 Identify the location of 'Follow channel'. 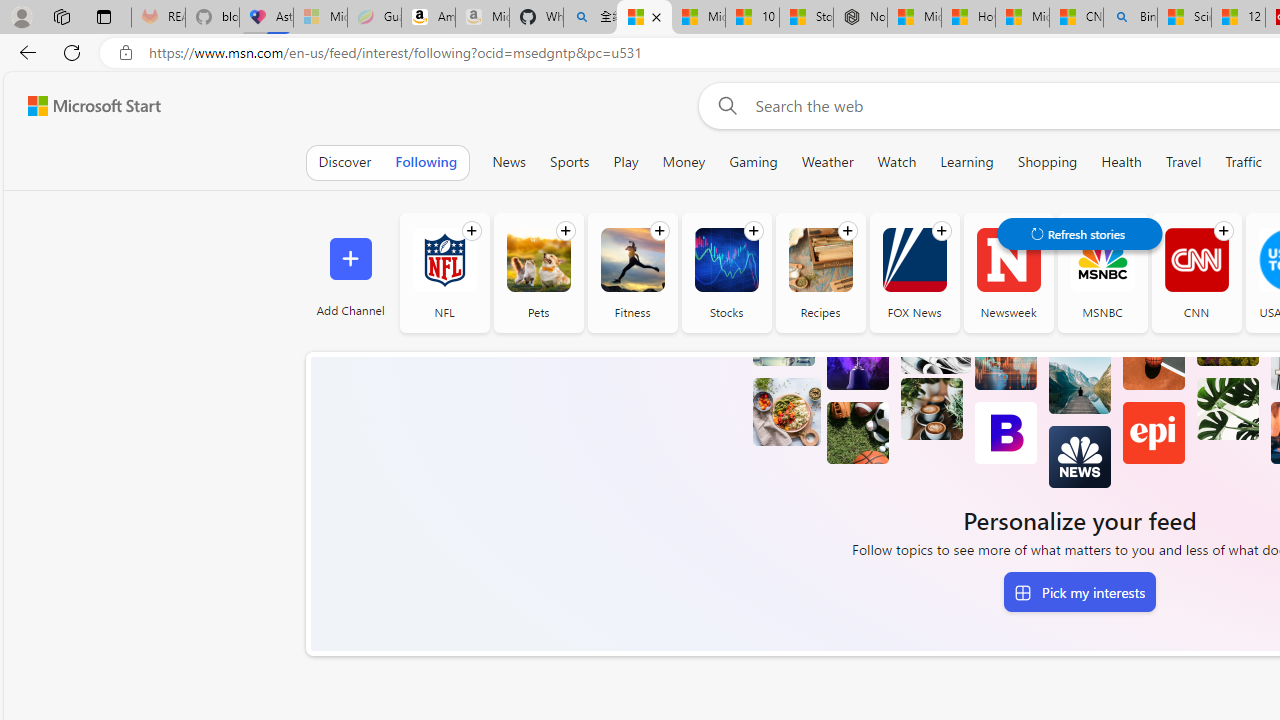
(1222, 230).